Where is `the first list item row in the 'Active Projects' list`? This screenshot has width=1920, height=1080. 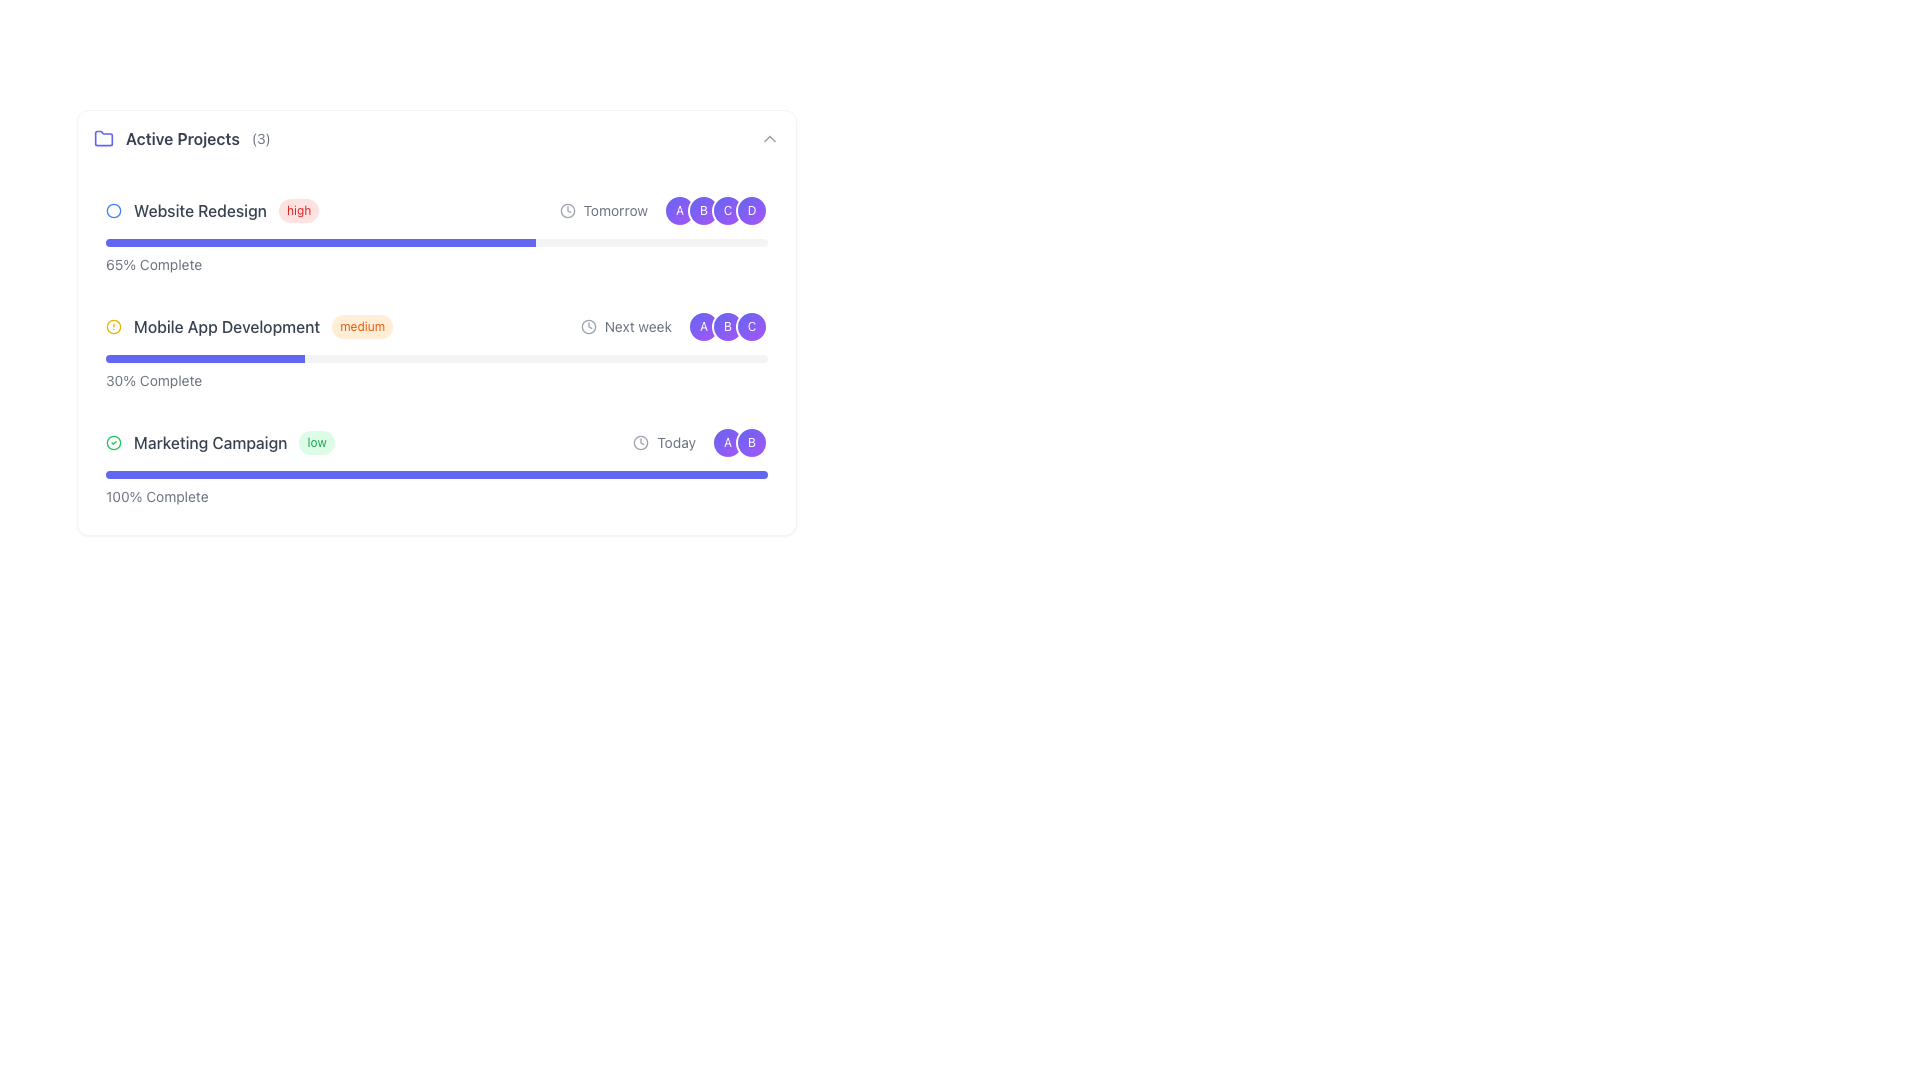 the first list item row in the 'Active Projects' list is located at coordinates (435, 211).